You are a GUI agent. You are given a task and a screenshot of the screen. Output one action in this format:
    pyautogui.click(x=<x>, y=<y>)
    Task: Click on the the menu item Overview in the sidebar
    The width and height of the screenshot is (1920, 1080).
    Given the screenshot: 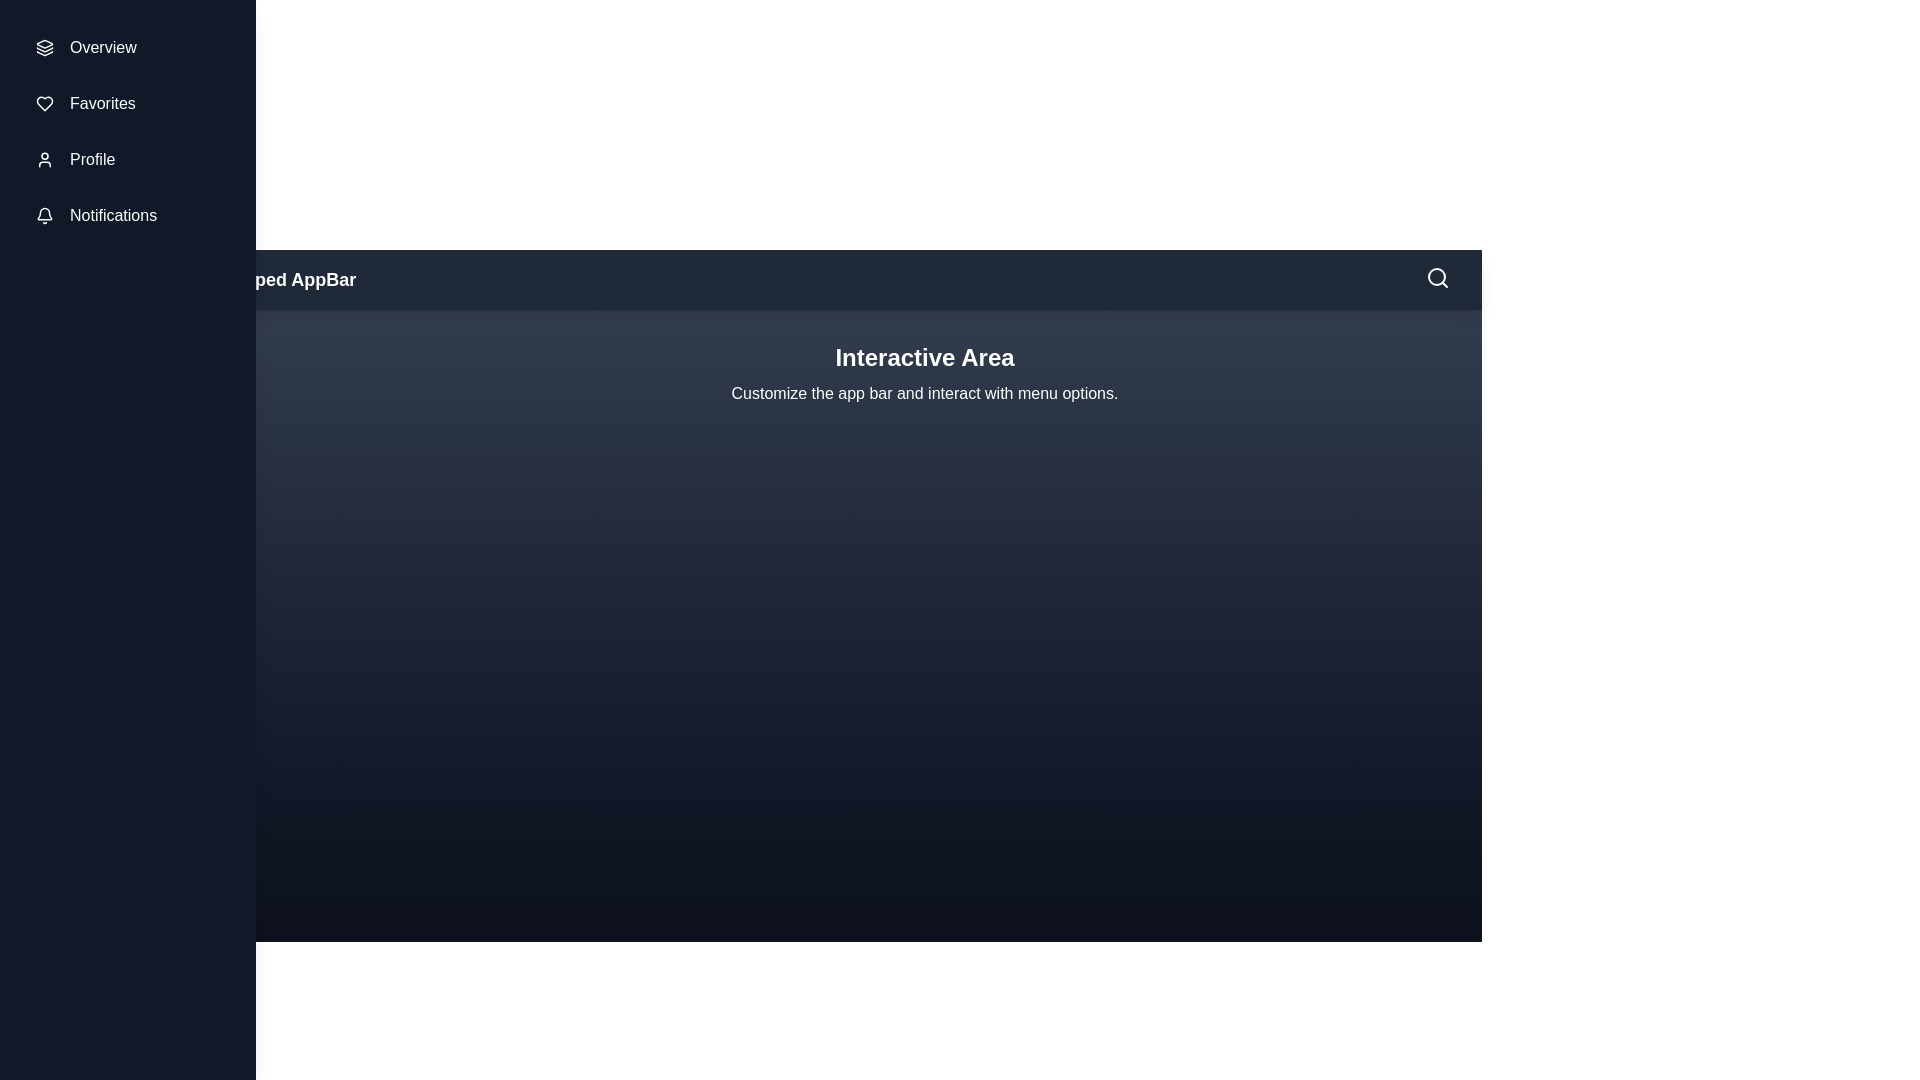 What is the action you would take?
    pyautogui.click(x=127, y=46)
    